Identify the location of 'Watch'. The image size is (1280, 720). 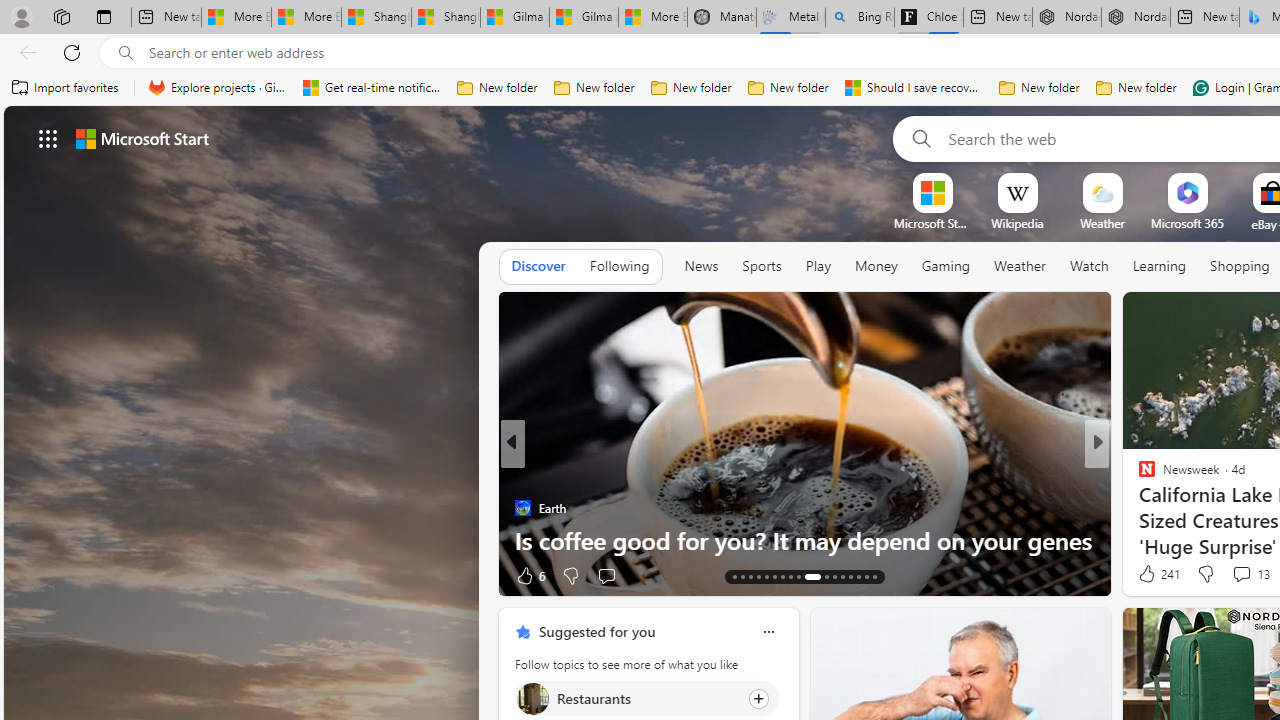
(1088, 266).